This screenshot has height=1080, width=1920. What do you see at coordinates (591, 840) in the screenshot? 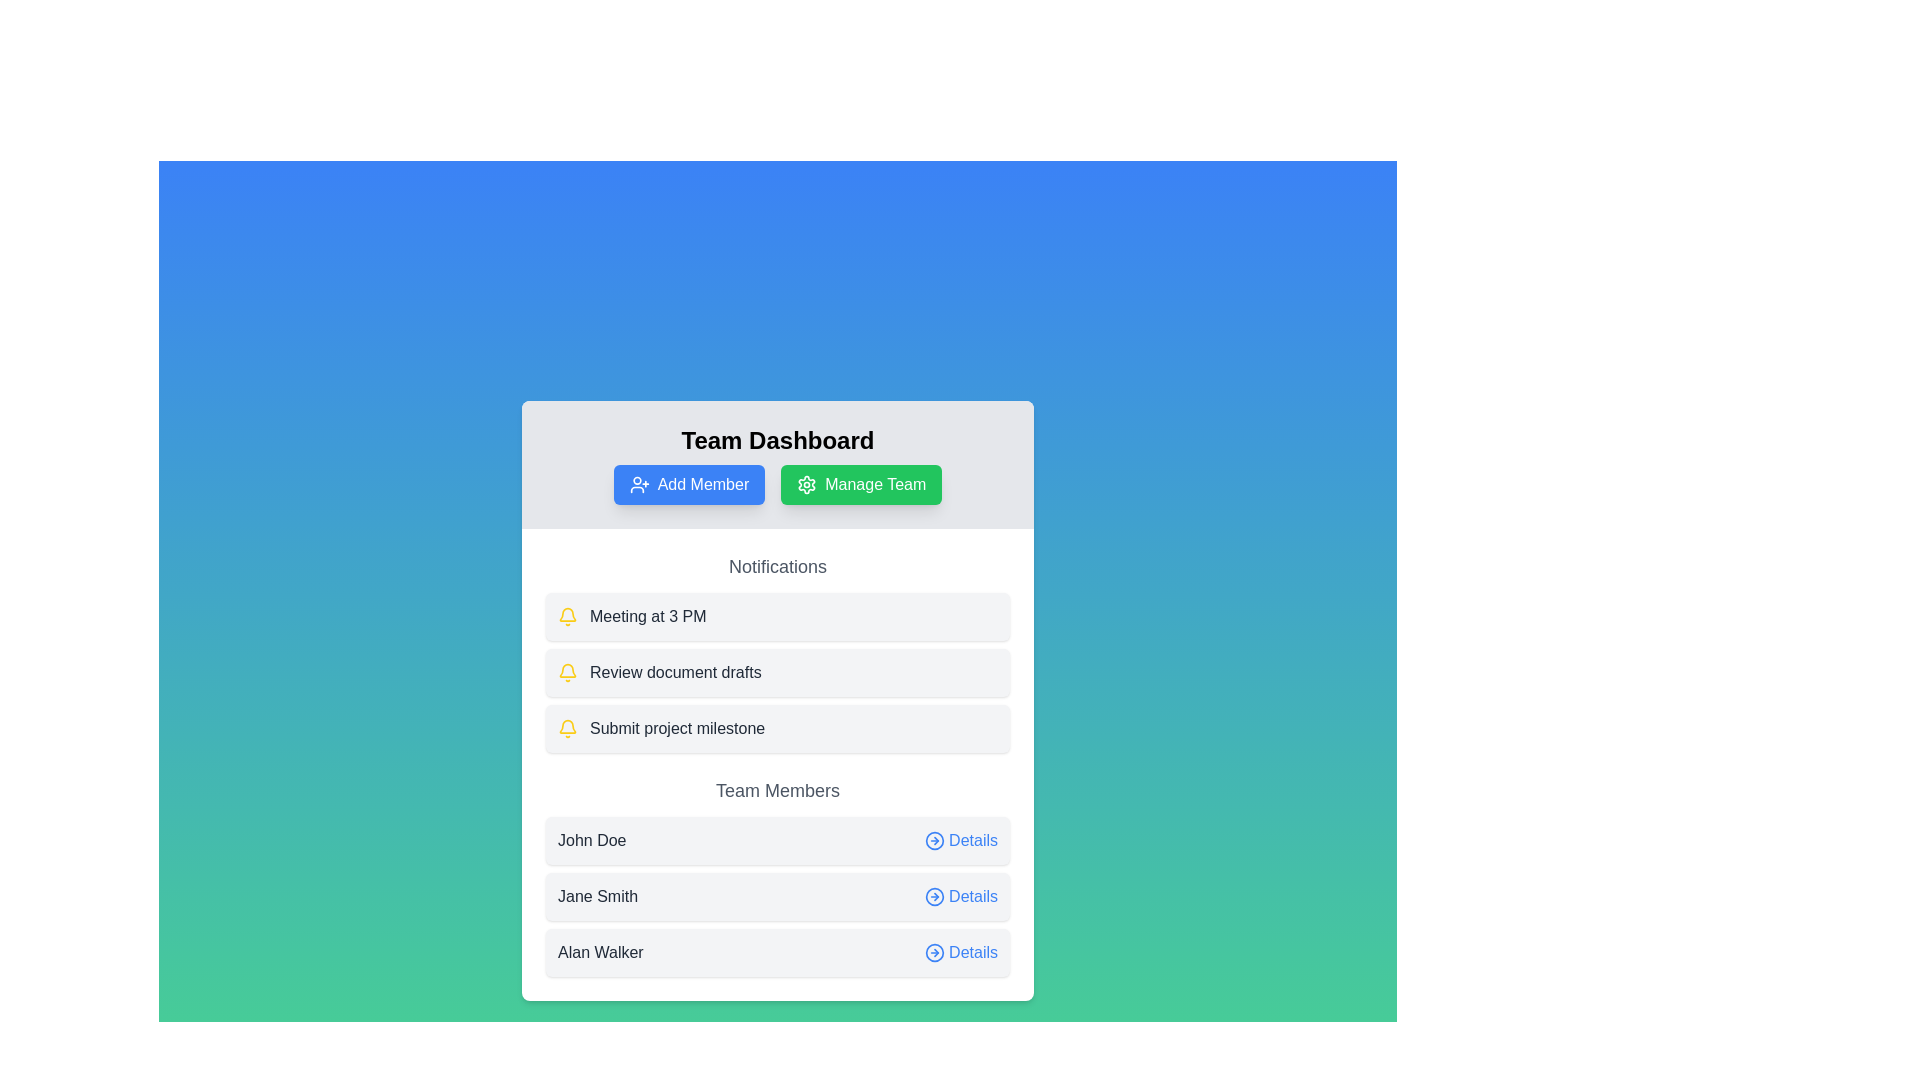
I see `the text label displaying 'John Doe', which is the first item in the 'Team Members' section, located below the 'Notifications' section` at bounding box center [591, 840].